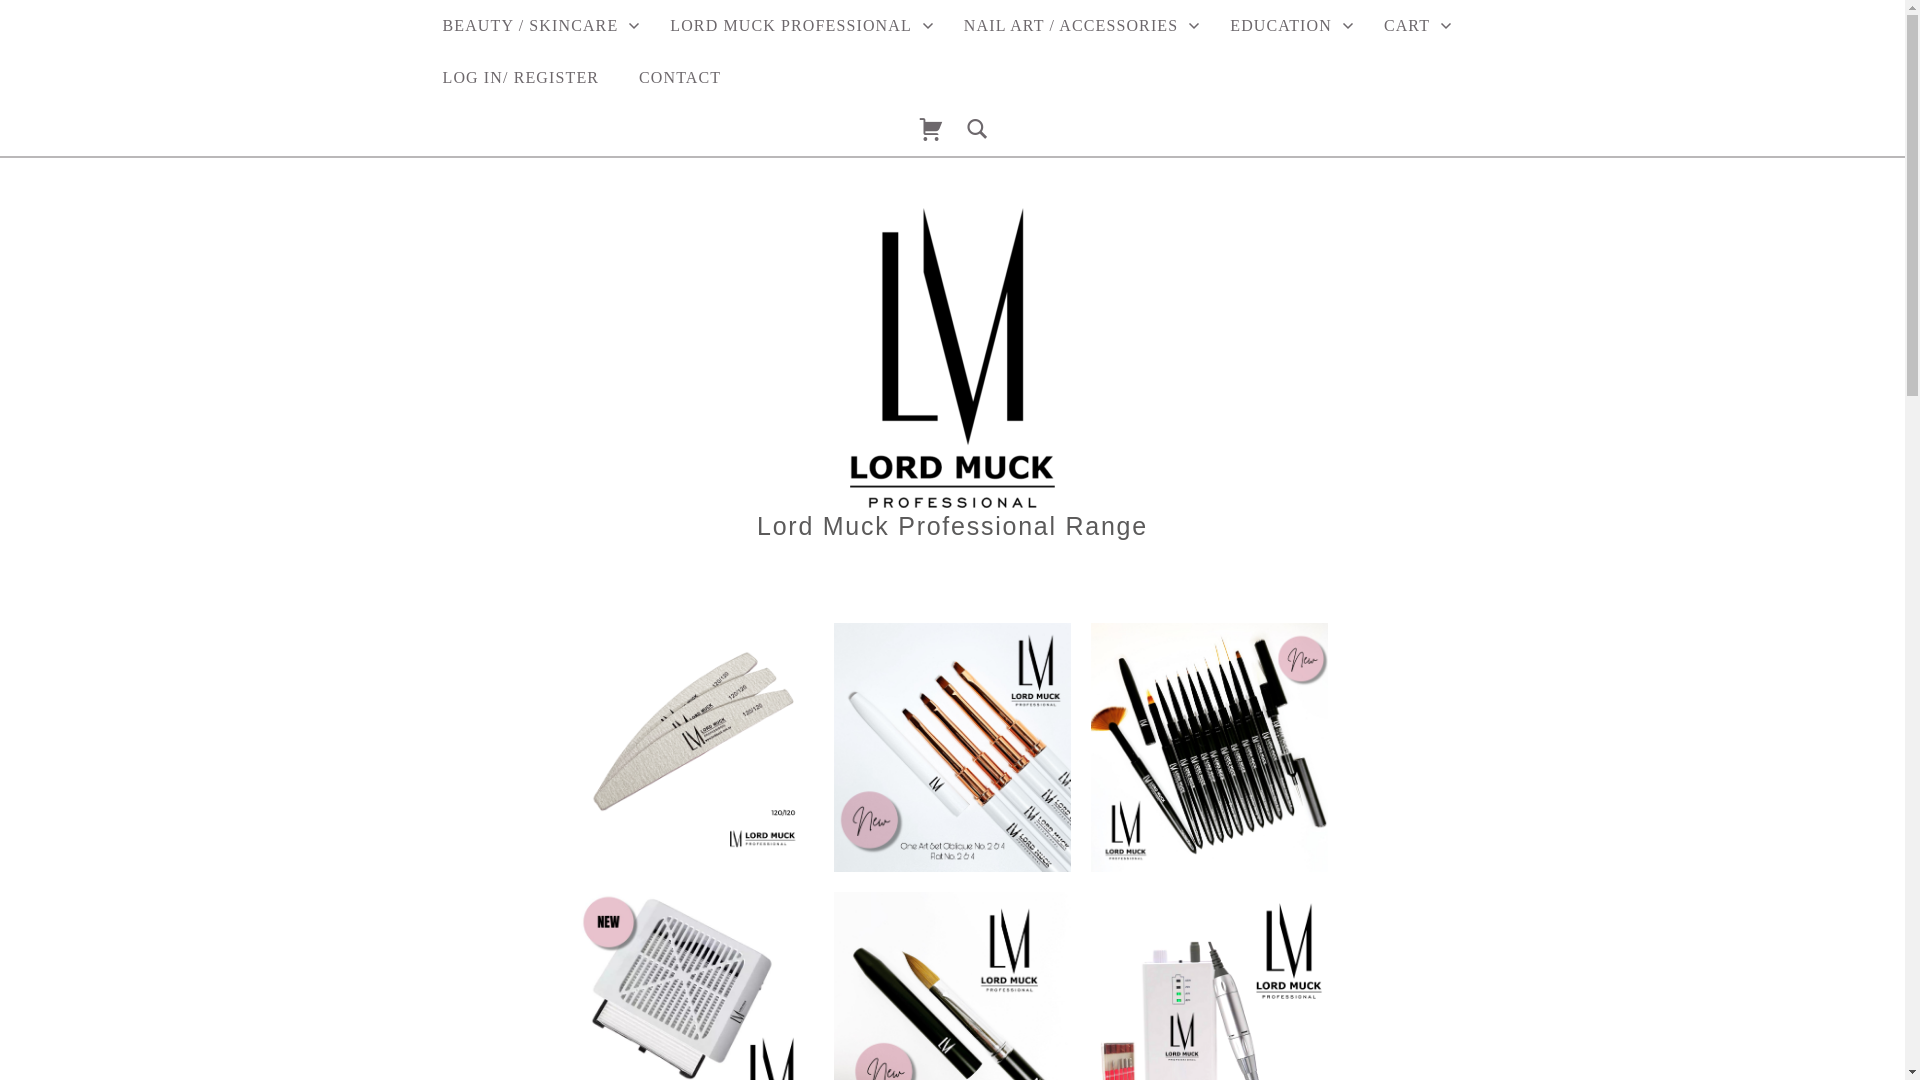 This screenshot has height=1080, width=1920. What do you see at coordinates (536, 26) in the screenshot?
I see `'BEAUTY / SKINCARE'` at bounding box center [536, 26].